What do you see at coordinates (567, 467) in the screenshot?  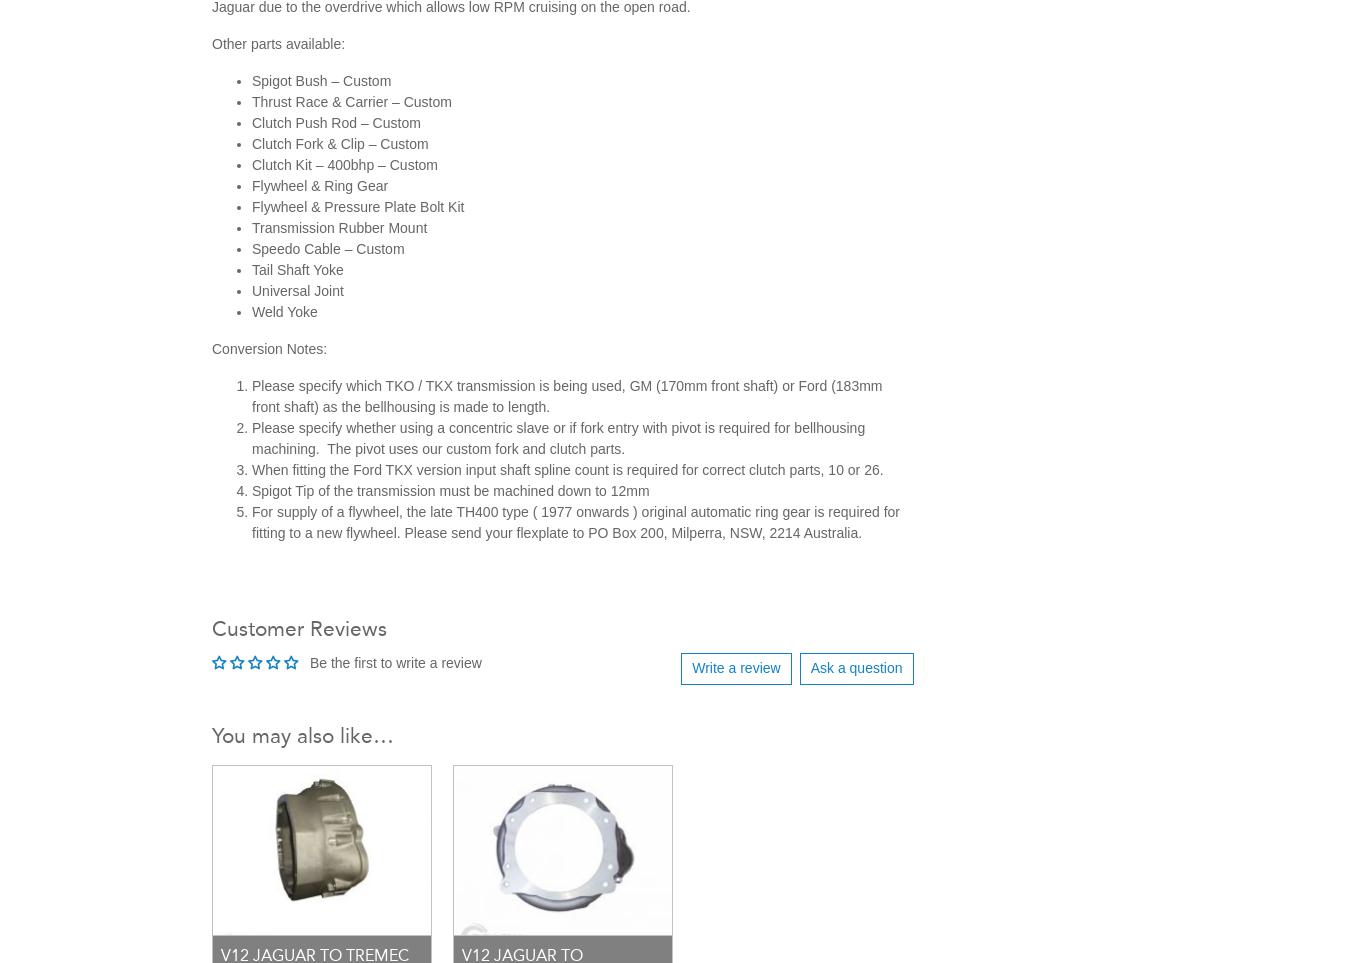 I see `'When fitting the Ford TKX version input shaft spline count is required for correct clutch parts, 10 or 26.'` at bounding box center [567, 467].